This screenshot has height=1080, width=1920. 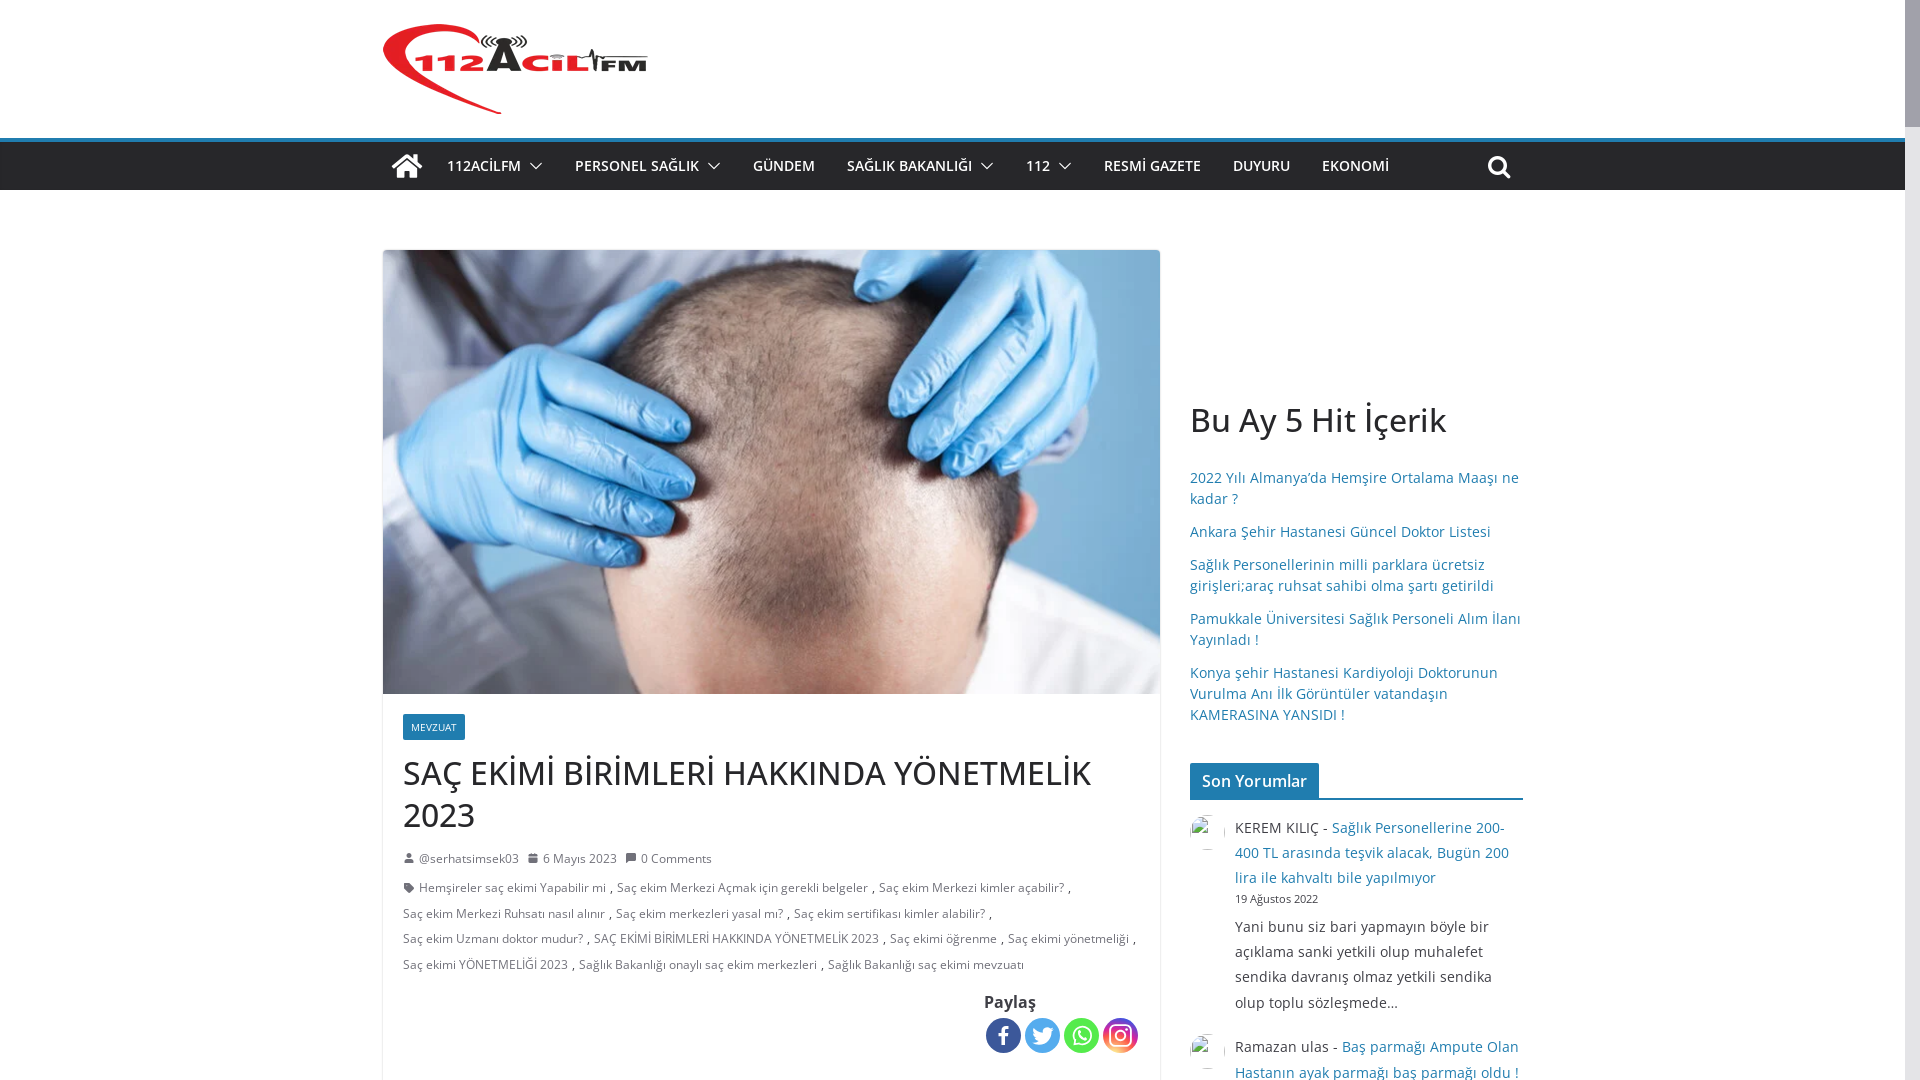 I want to click on 'EKONOMI', so click(x=1321, y=164).